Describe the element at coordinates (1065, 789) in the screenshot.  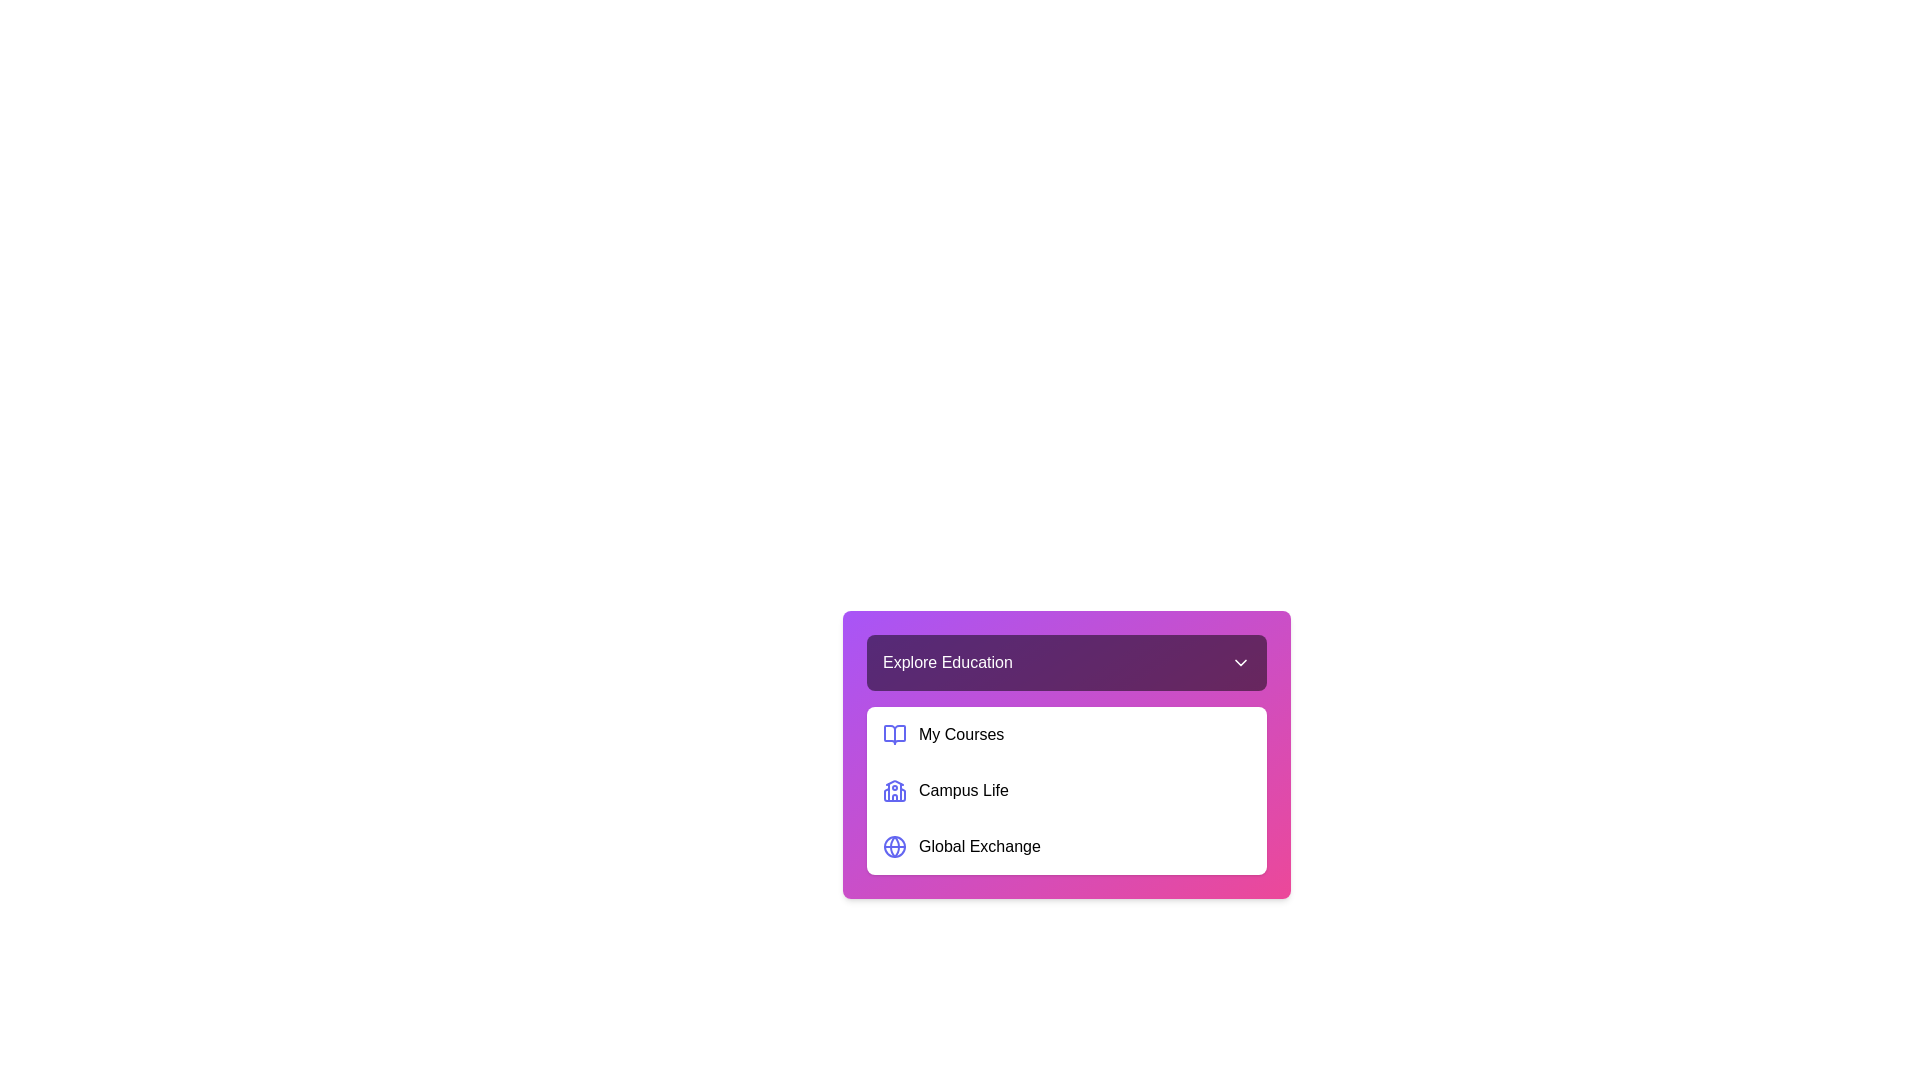
I see `the 'Campus Life' navigational button by` at that location.